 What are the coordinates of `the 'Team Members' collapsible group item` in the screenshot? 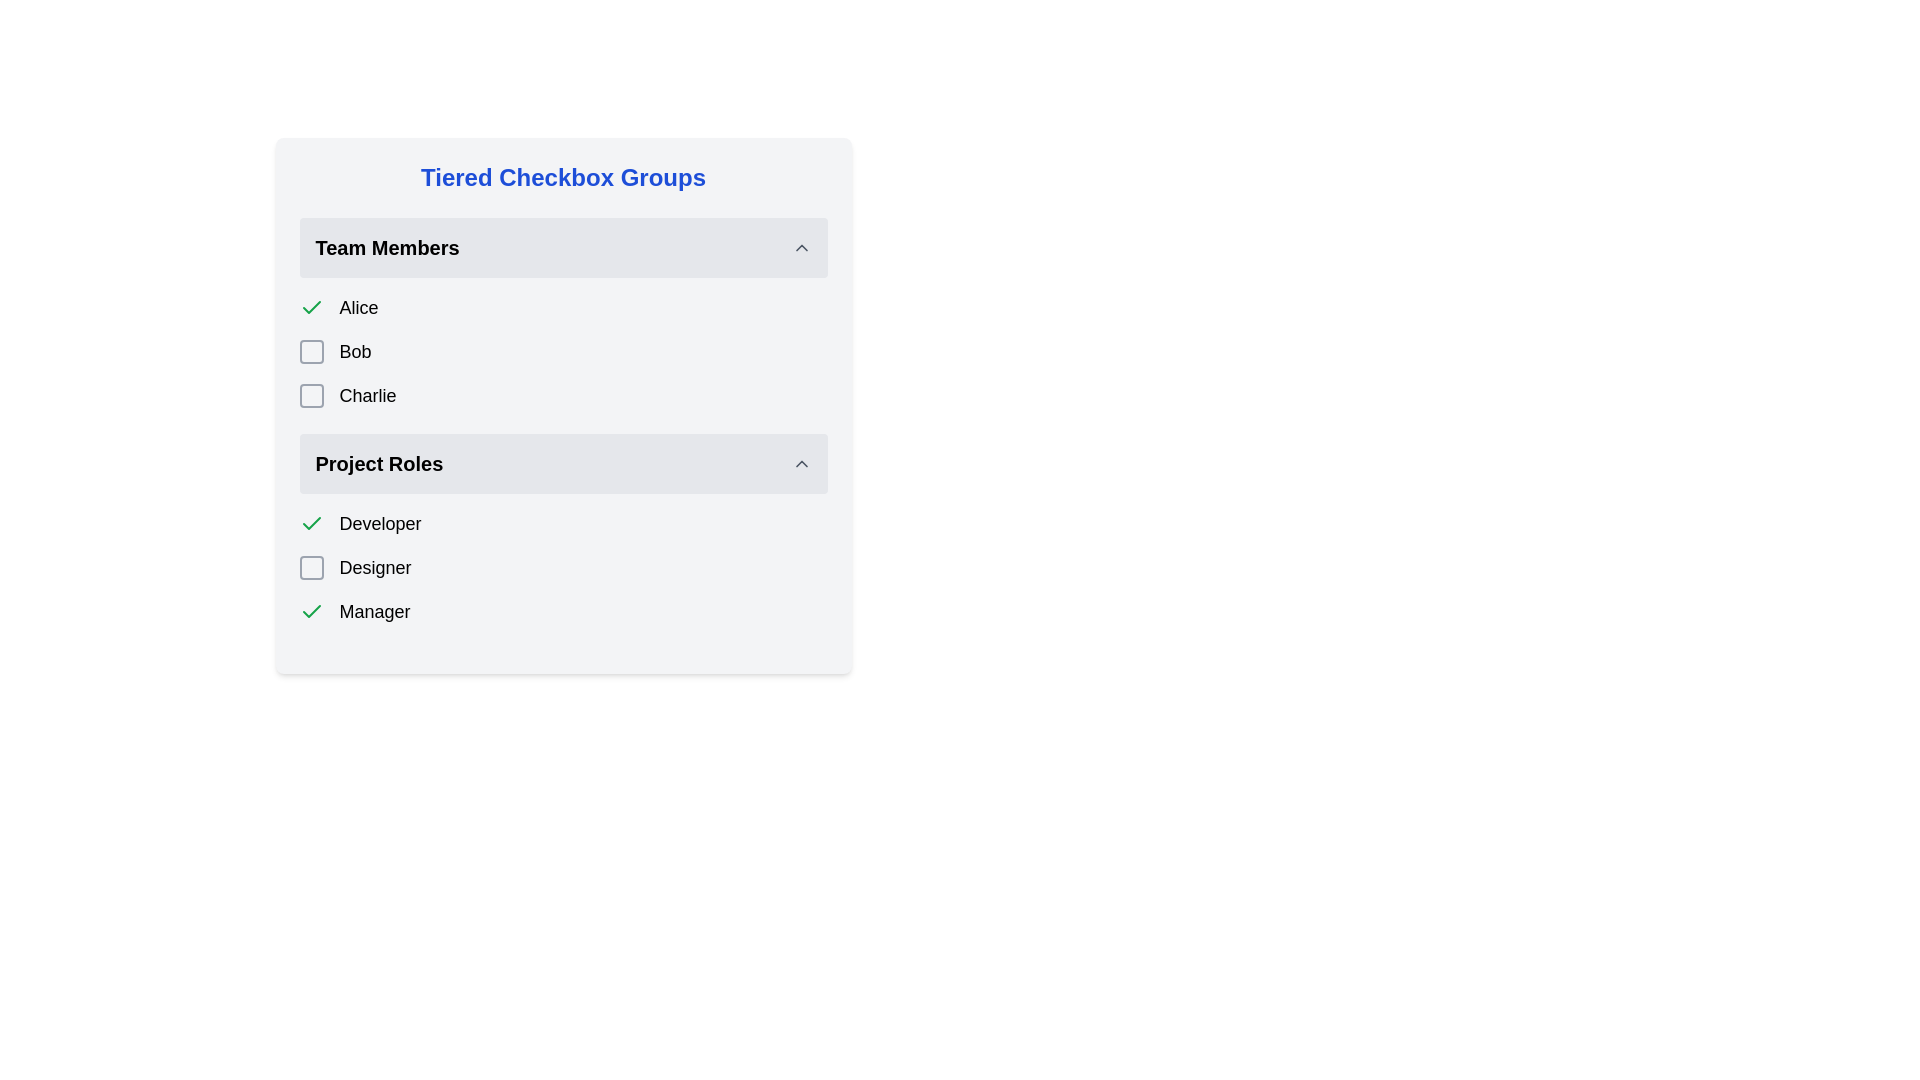 It's located at (562, 313).